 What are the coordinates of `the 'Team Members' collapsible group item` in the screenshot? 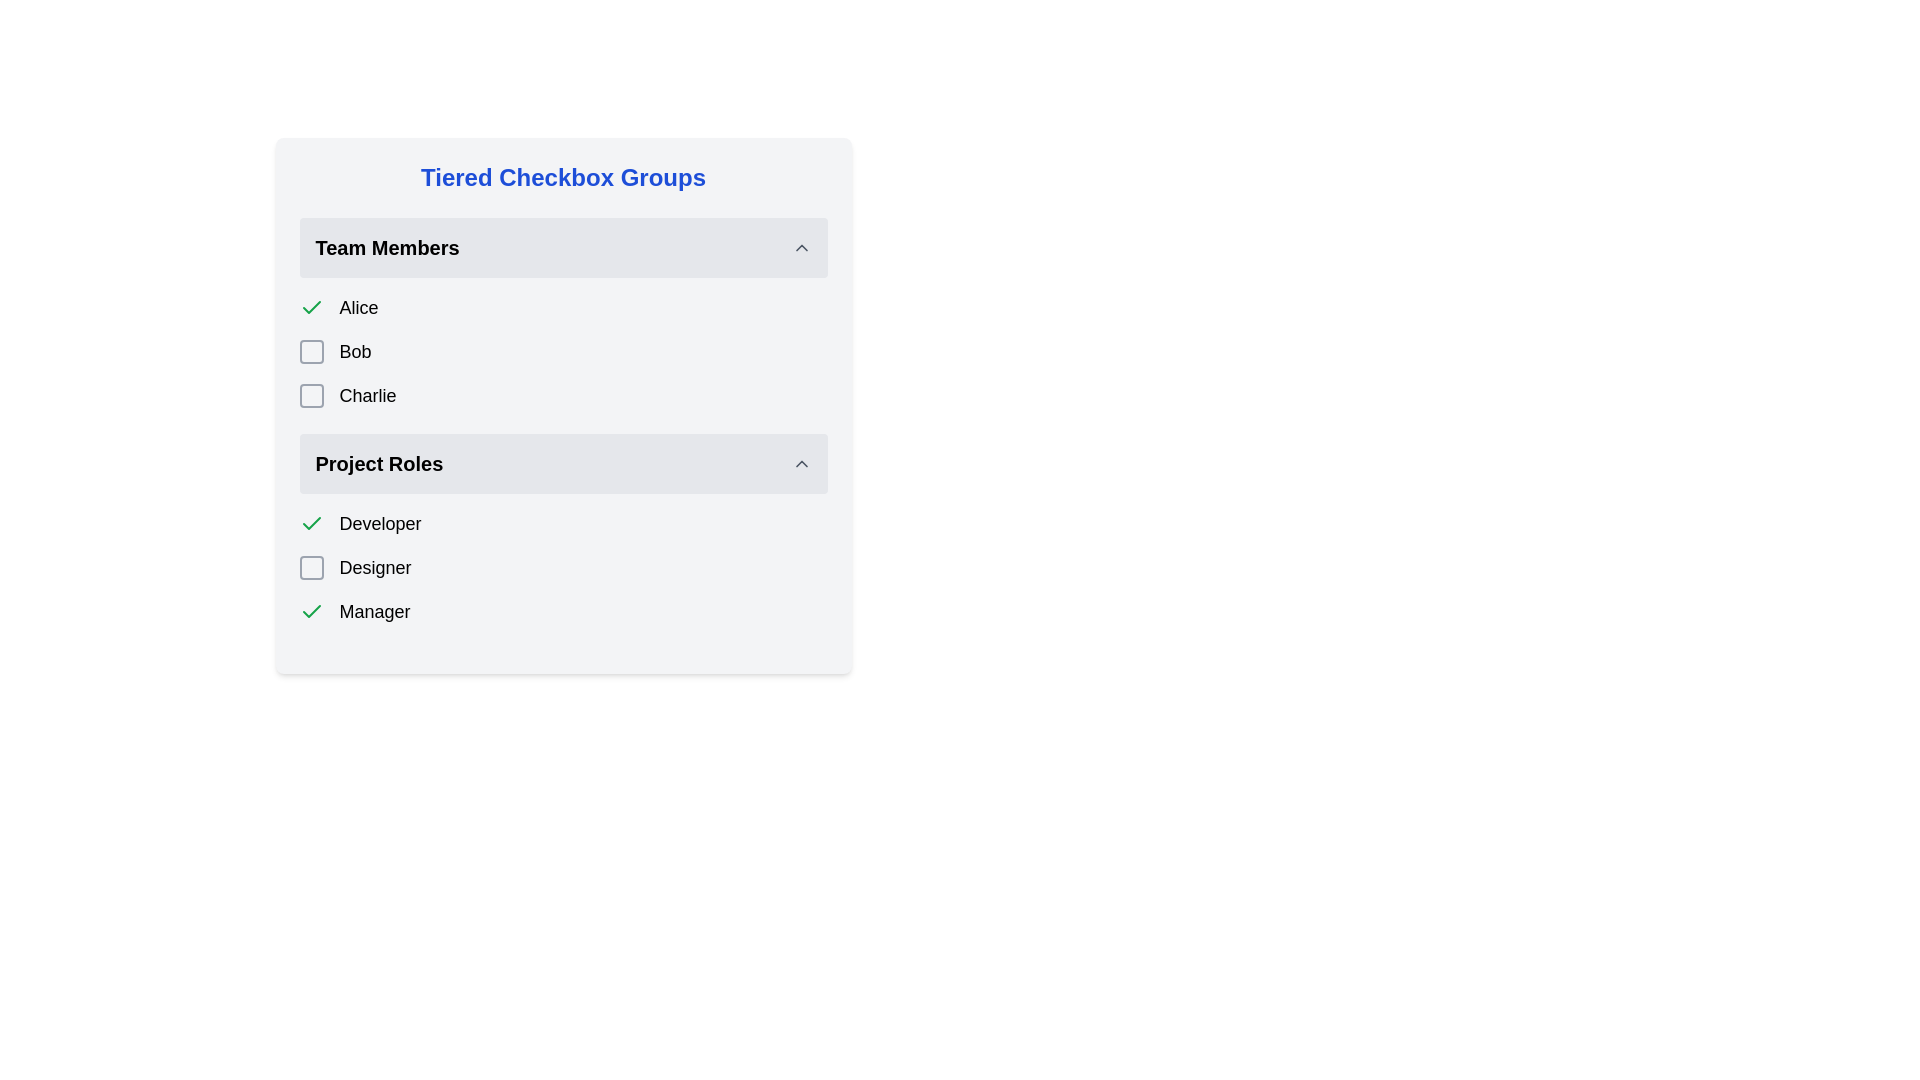 It's located at (562, 313).